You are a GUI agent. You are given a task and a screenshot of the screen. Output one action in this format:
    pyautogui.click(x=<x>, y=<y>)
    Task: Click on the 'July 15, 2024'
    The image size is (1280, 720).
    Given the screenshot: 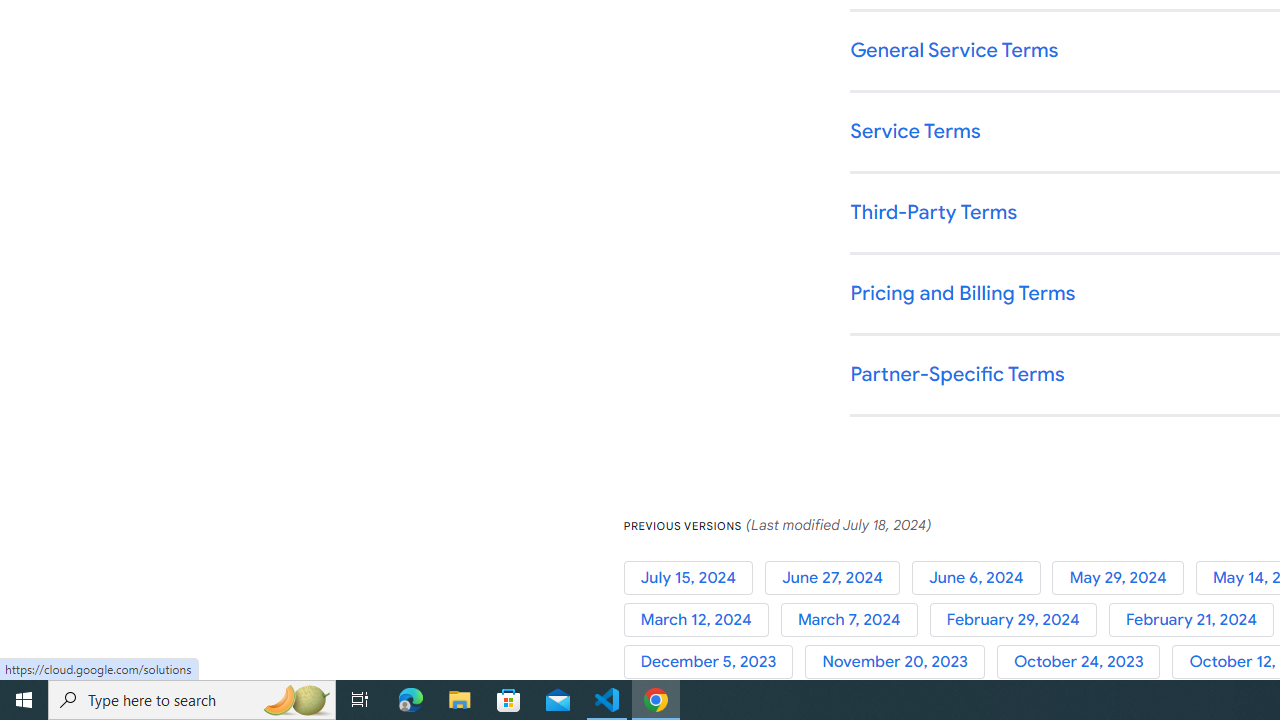 What is the action you would take?
    pyautogui.click(x=694, y=577)
    